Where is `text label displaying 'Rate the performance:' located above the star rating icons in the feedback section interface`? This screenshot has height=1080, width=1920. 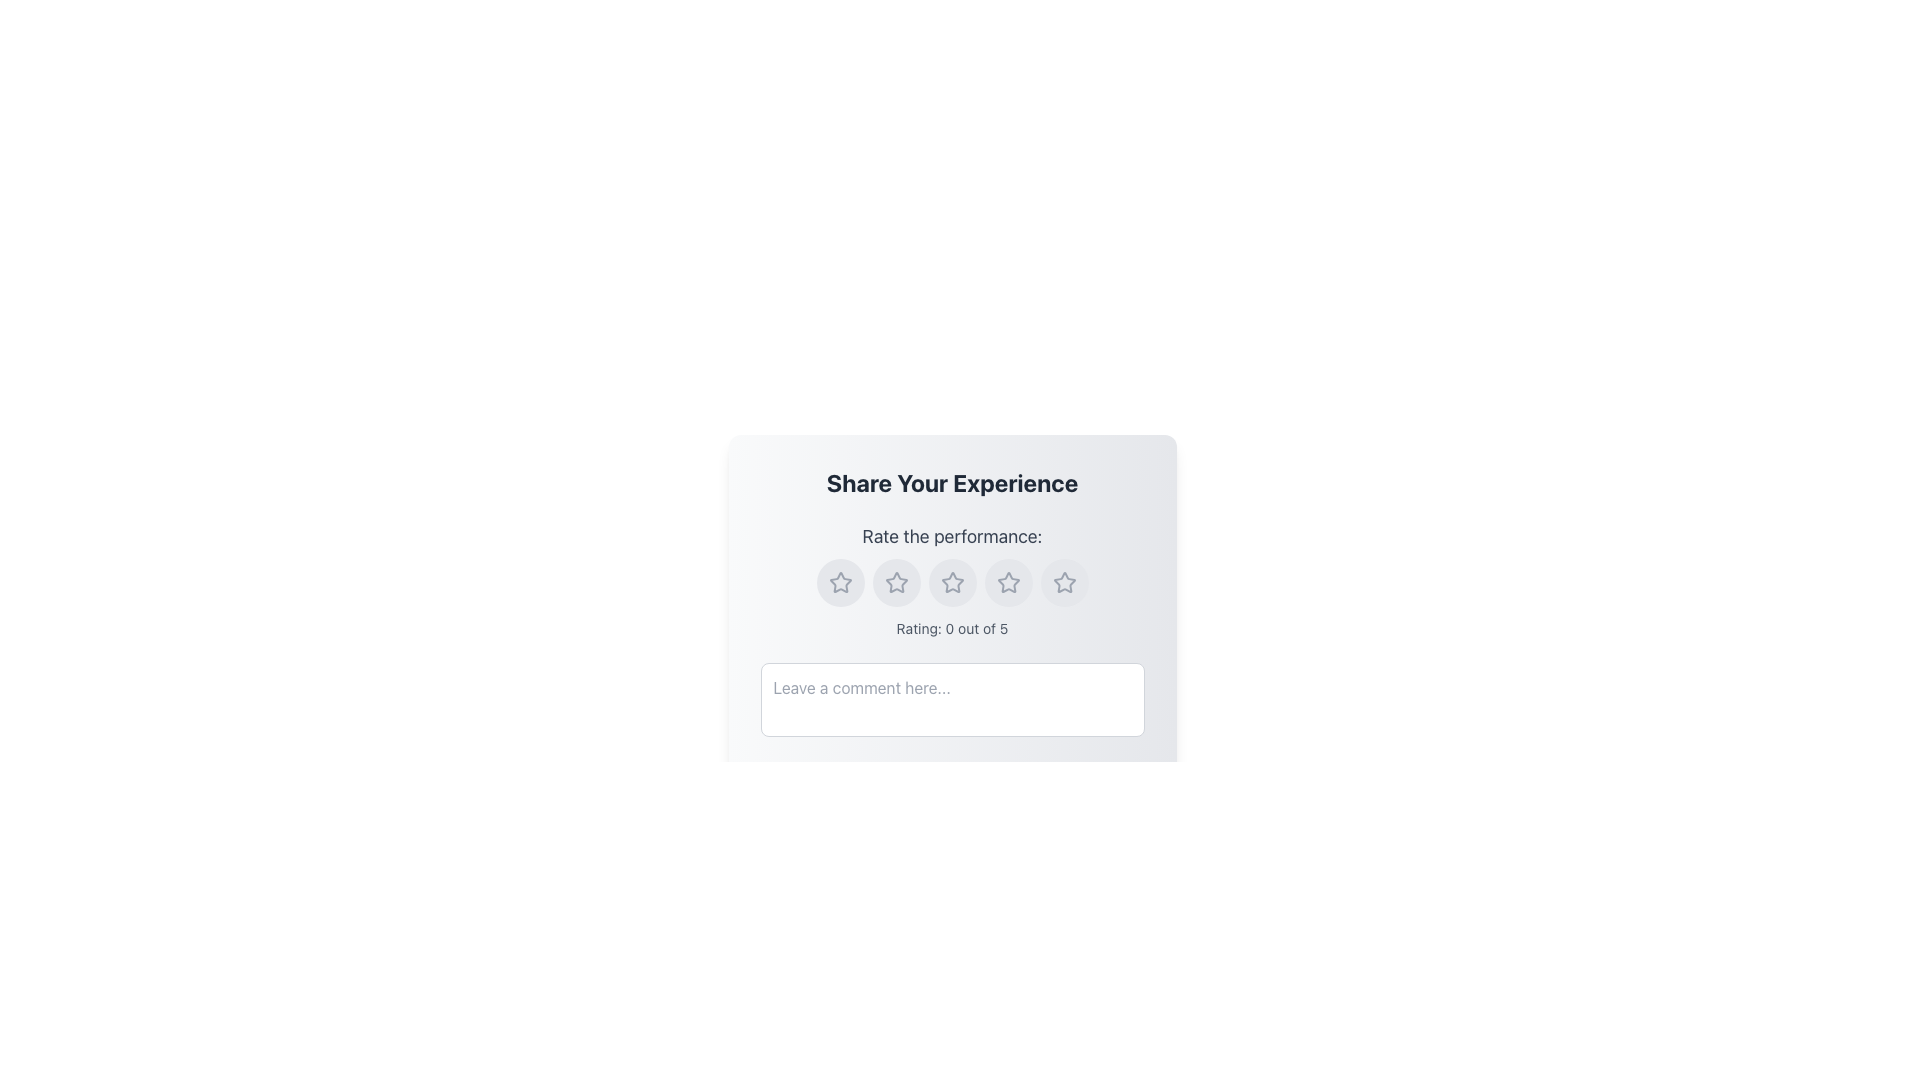 text label displaying 'Rate the performance:' located above the star rating icons in the feedback section interface is located at coordinates (951, 535).